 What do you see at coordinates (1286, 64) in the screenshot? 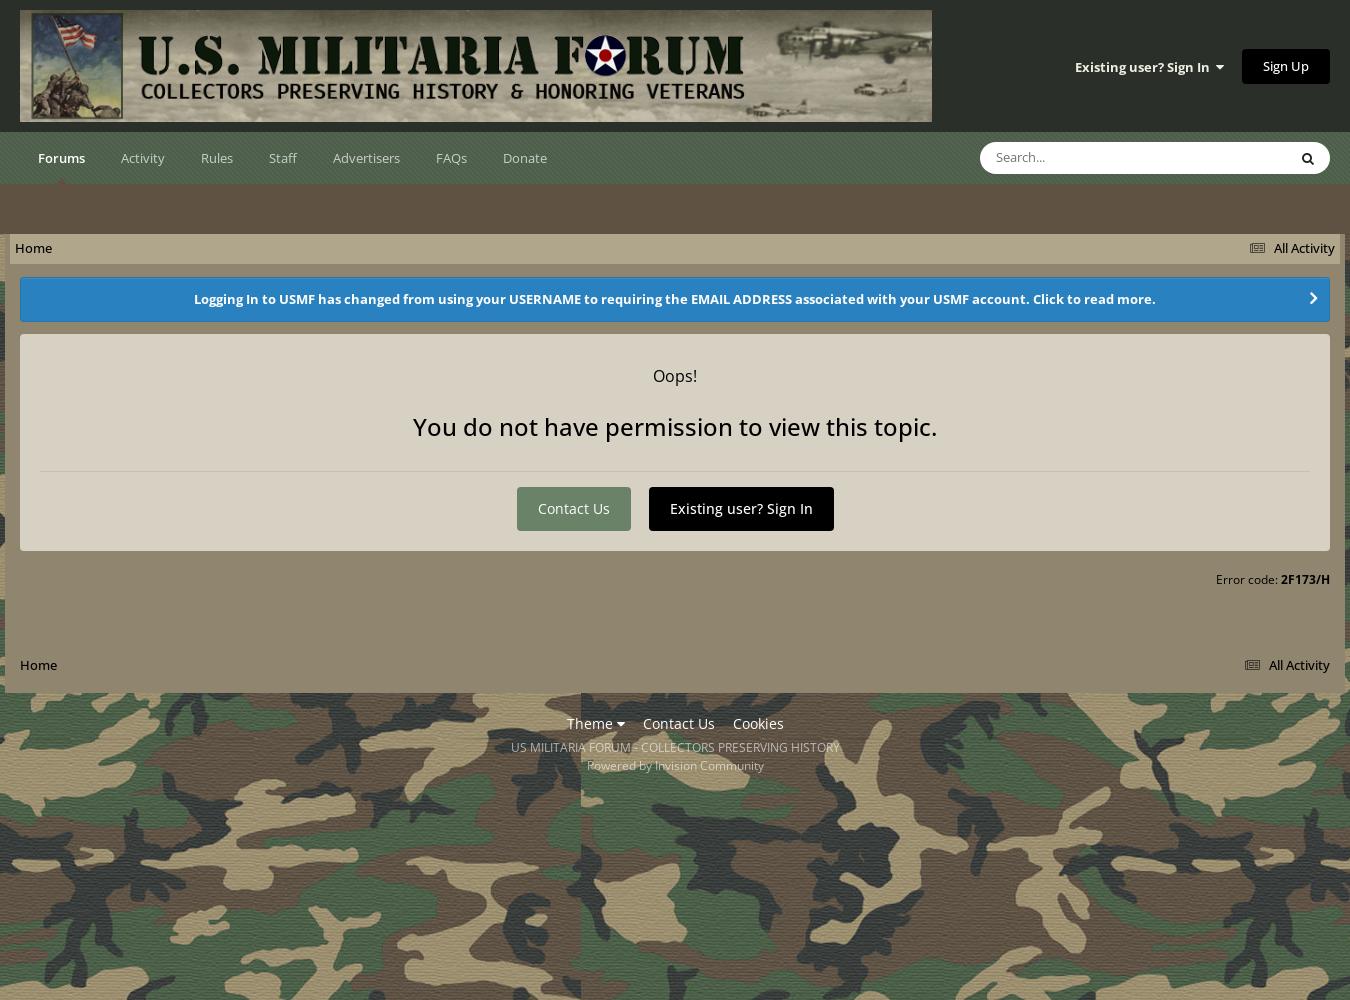
I see `'Sign Up'` at bounding box center [1286, 64].